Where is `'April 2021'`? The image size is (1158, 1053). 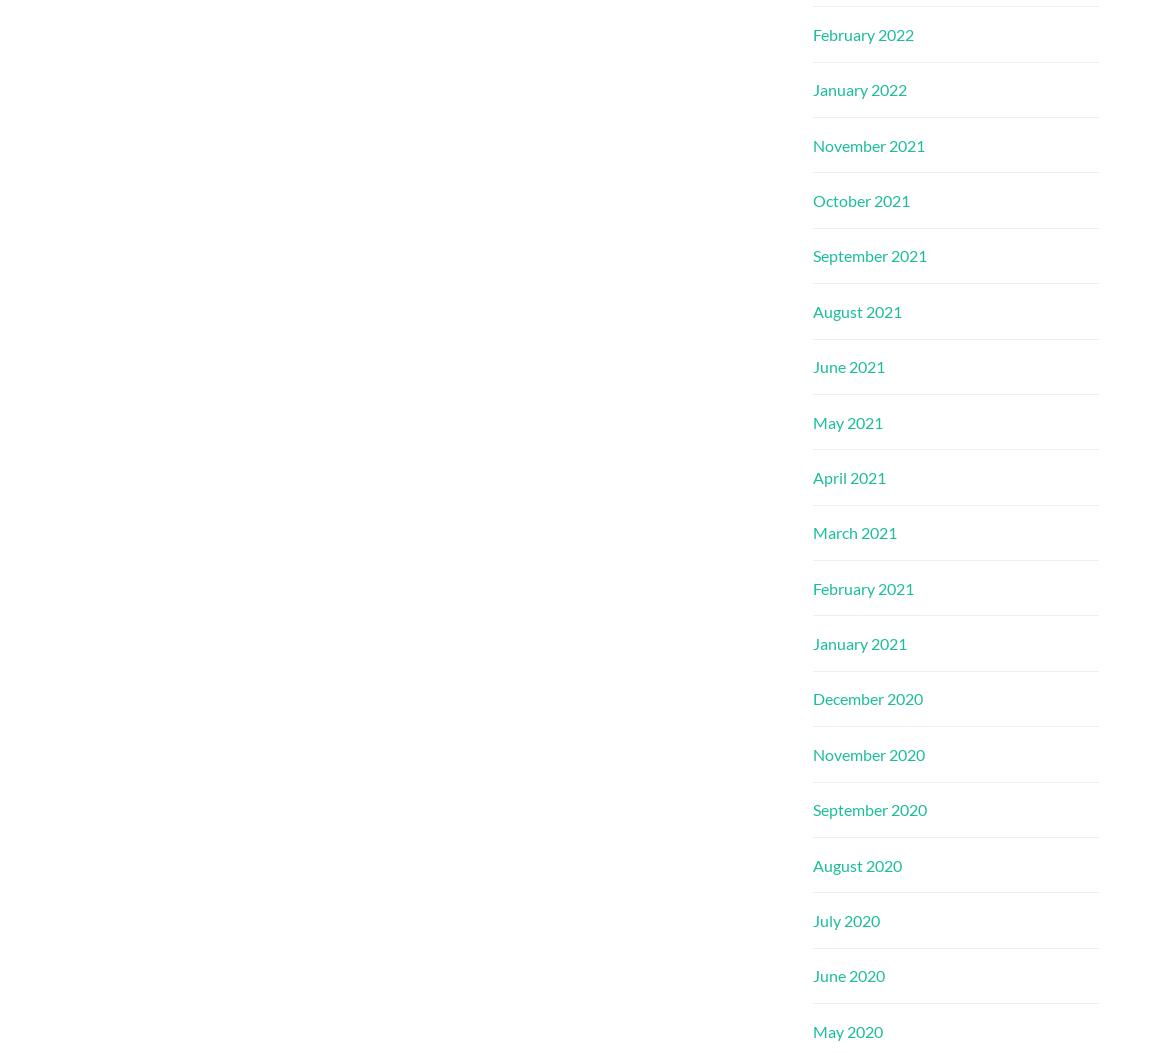 'April 2021' is located at coordinates (812, 475).